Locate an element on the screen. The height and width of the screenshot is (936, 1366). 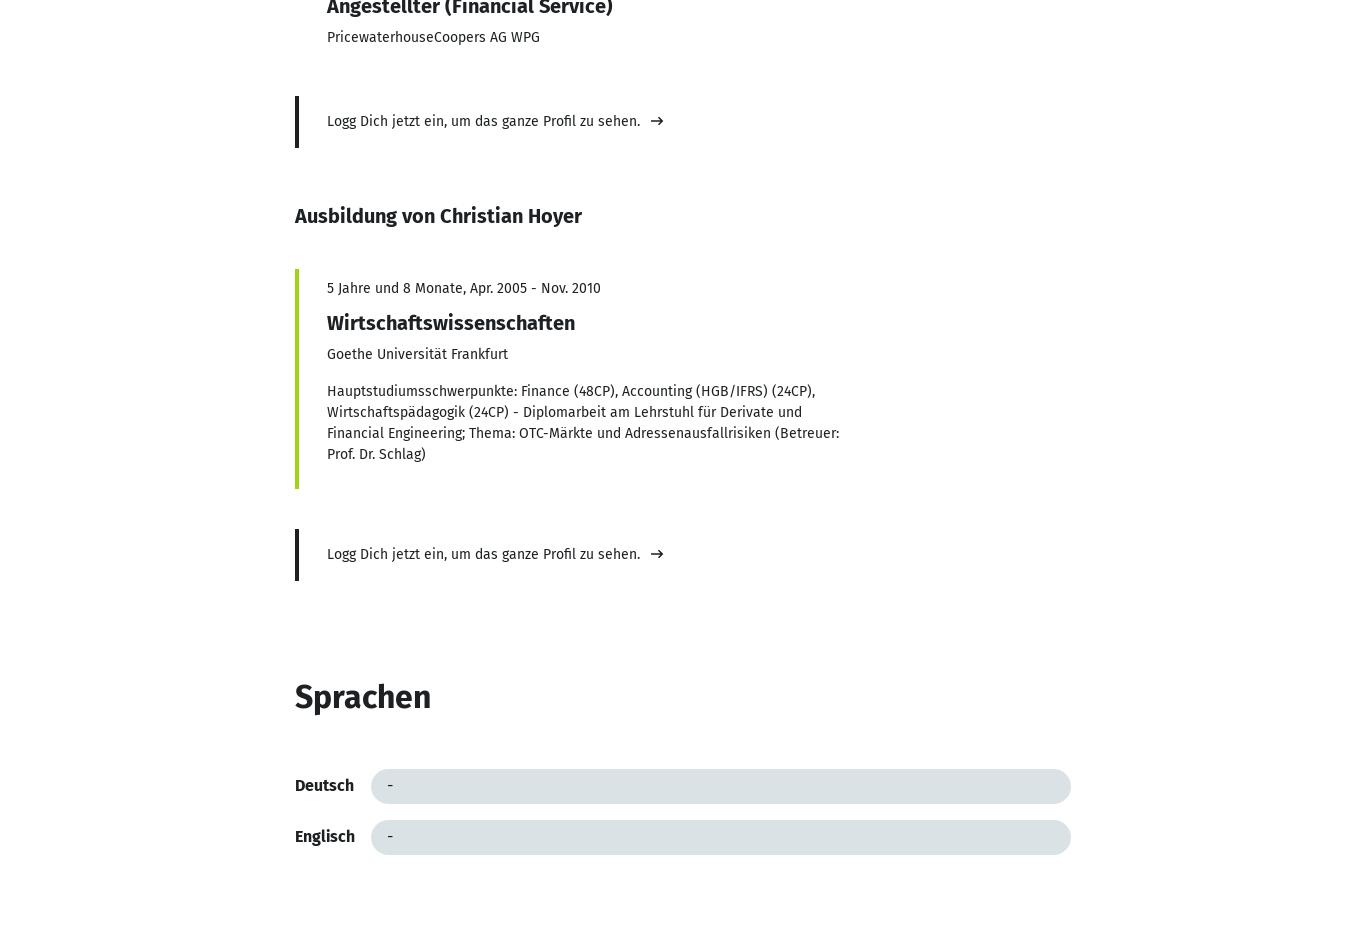
'Hauptstudiumsschwerpunkte: Finance (48CP), Accounting (HGB/IFRS) (24CP), Wirtschaftspädagogik (24CP) - Diplomarbeit am Lehrstuhl für Derivate und Financial Engineering; Thema: OTC-Märkte und Adressenausfallrisiken (Betreuer: Prof. Dr. Schlag)' is located at coordinates (581, 421).